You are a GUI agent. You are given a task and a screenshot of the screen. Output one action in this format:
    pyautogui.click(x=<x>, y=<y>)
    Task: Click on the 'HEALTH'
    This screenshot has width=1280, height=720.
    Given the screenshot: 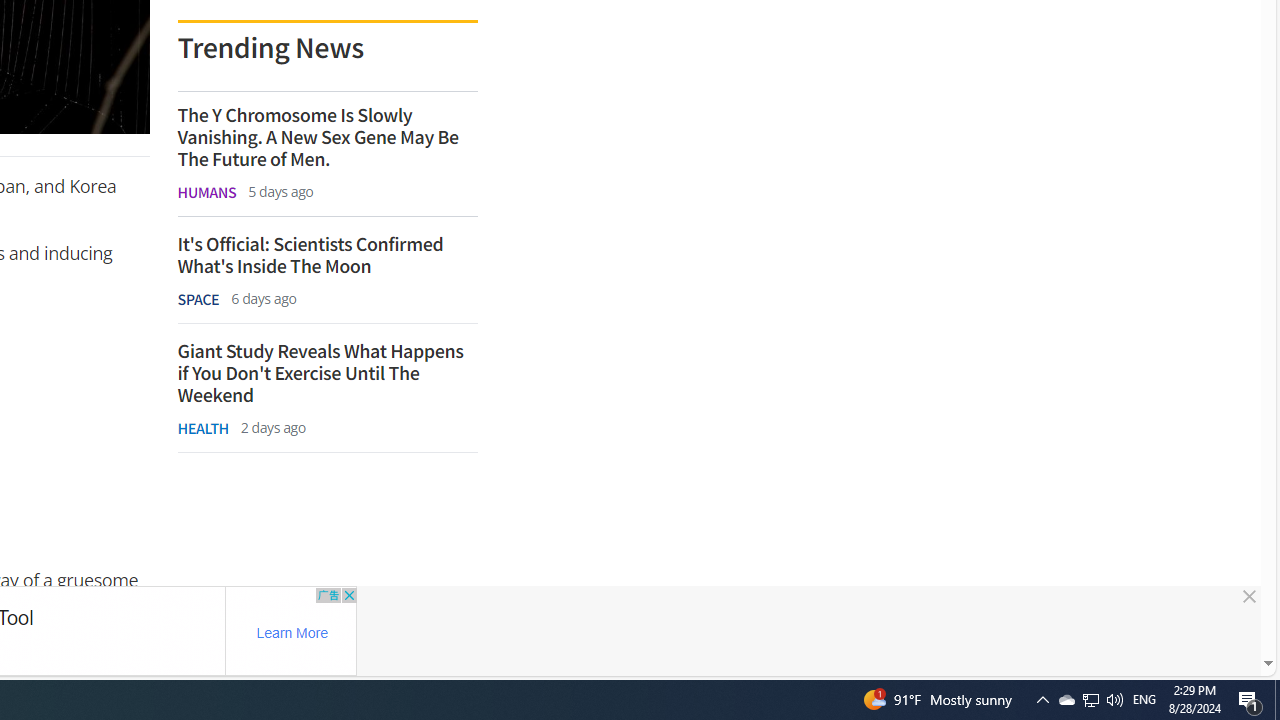 What is the action you would take?
    pyautogui.click(x=202, y=427)
    